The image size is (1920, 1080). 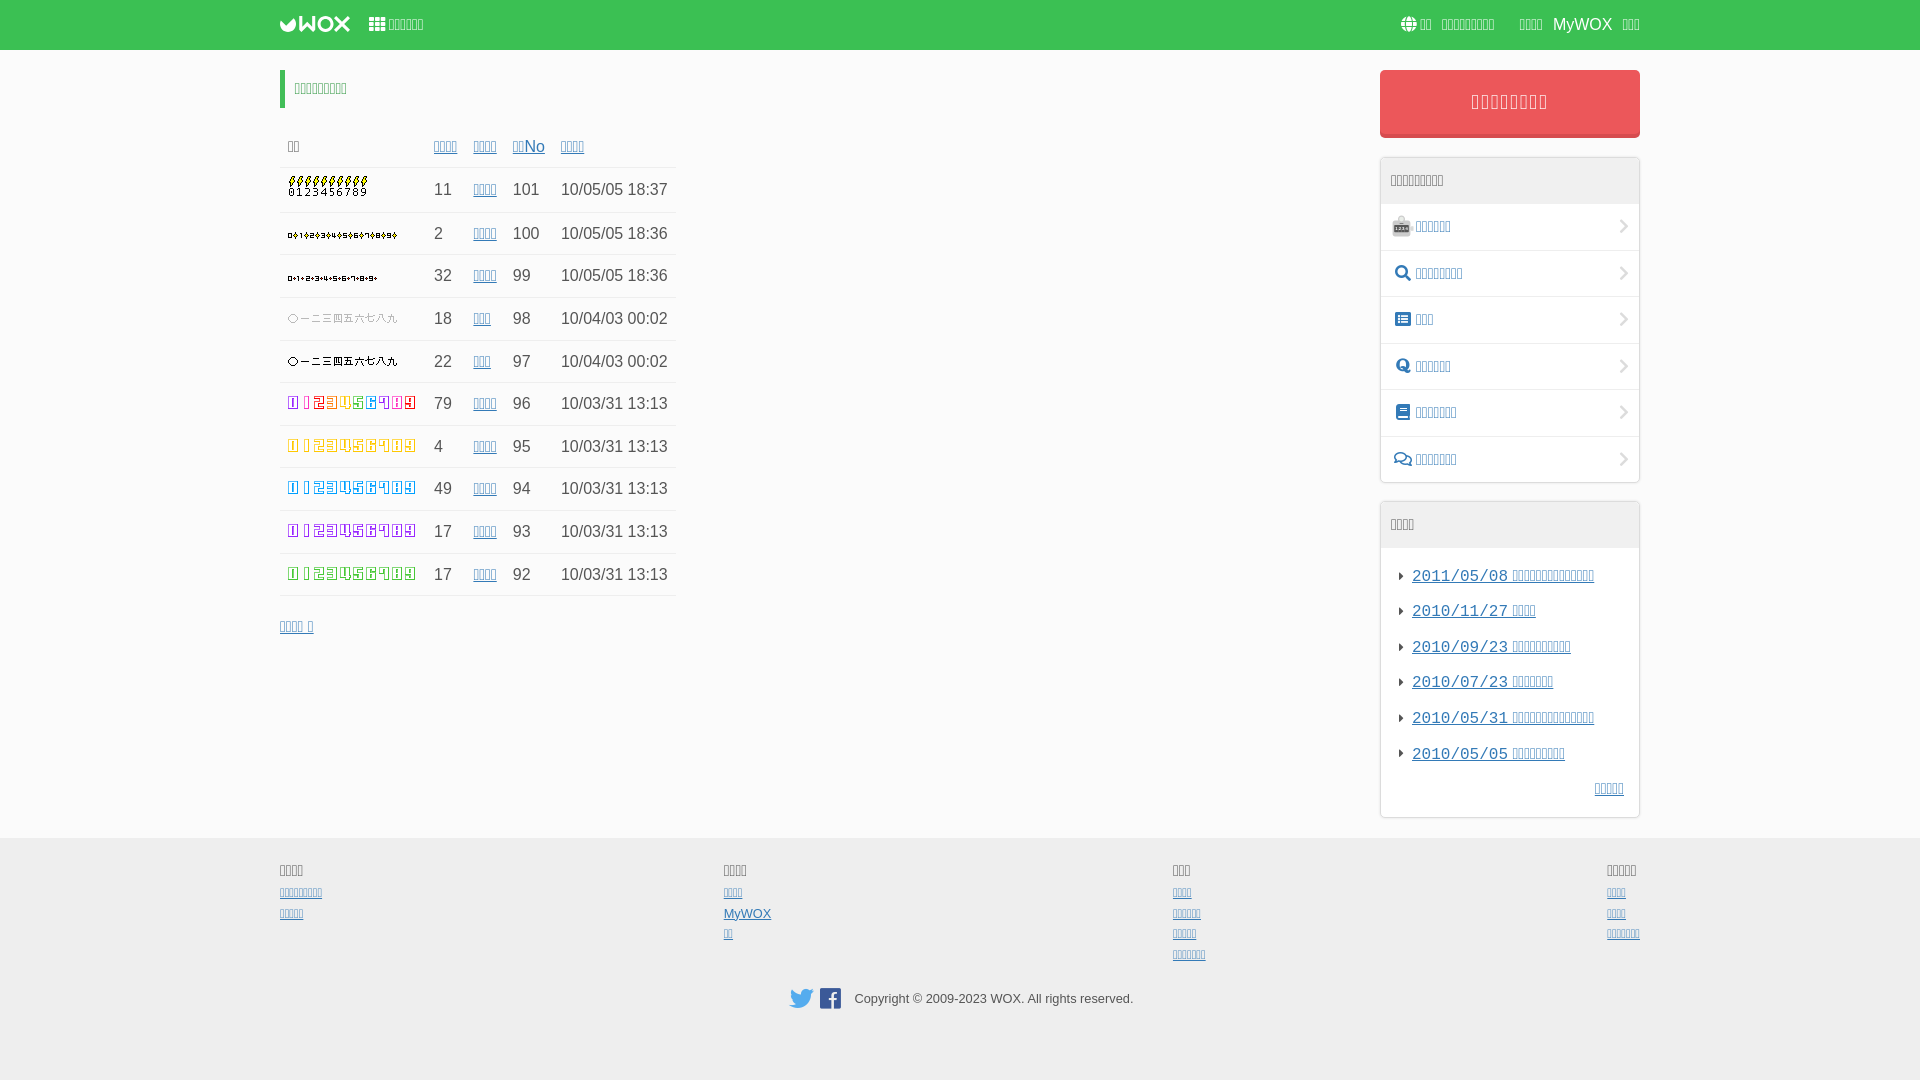 What do you see at coordinates (747, 913) in the screenshot?
I see `'MyWOX'` at bounding box center [747, 913].